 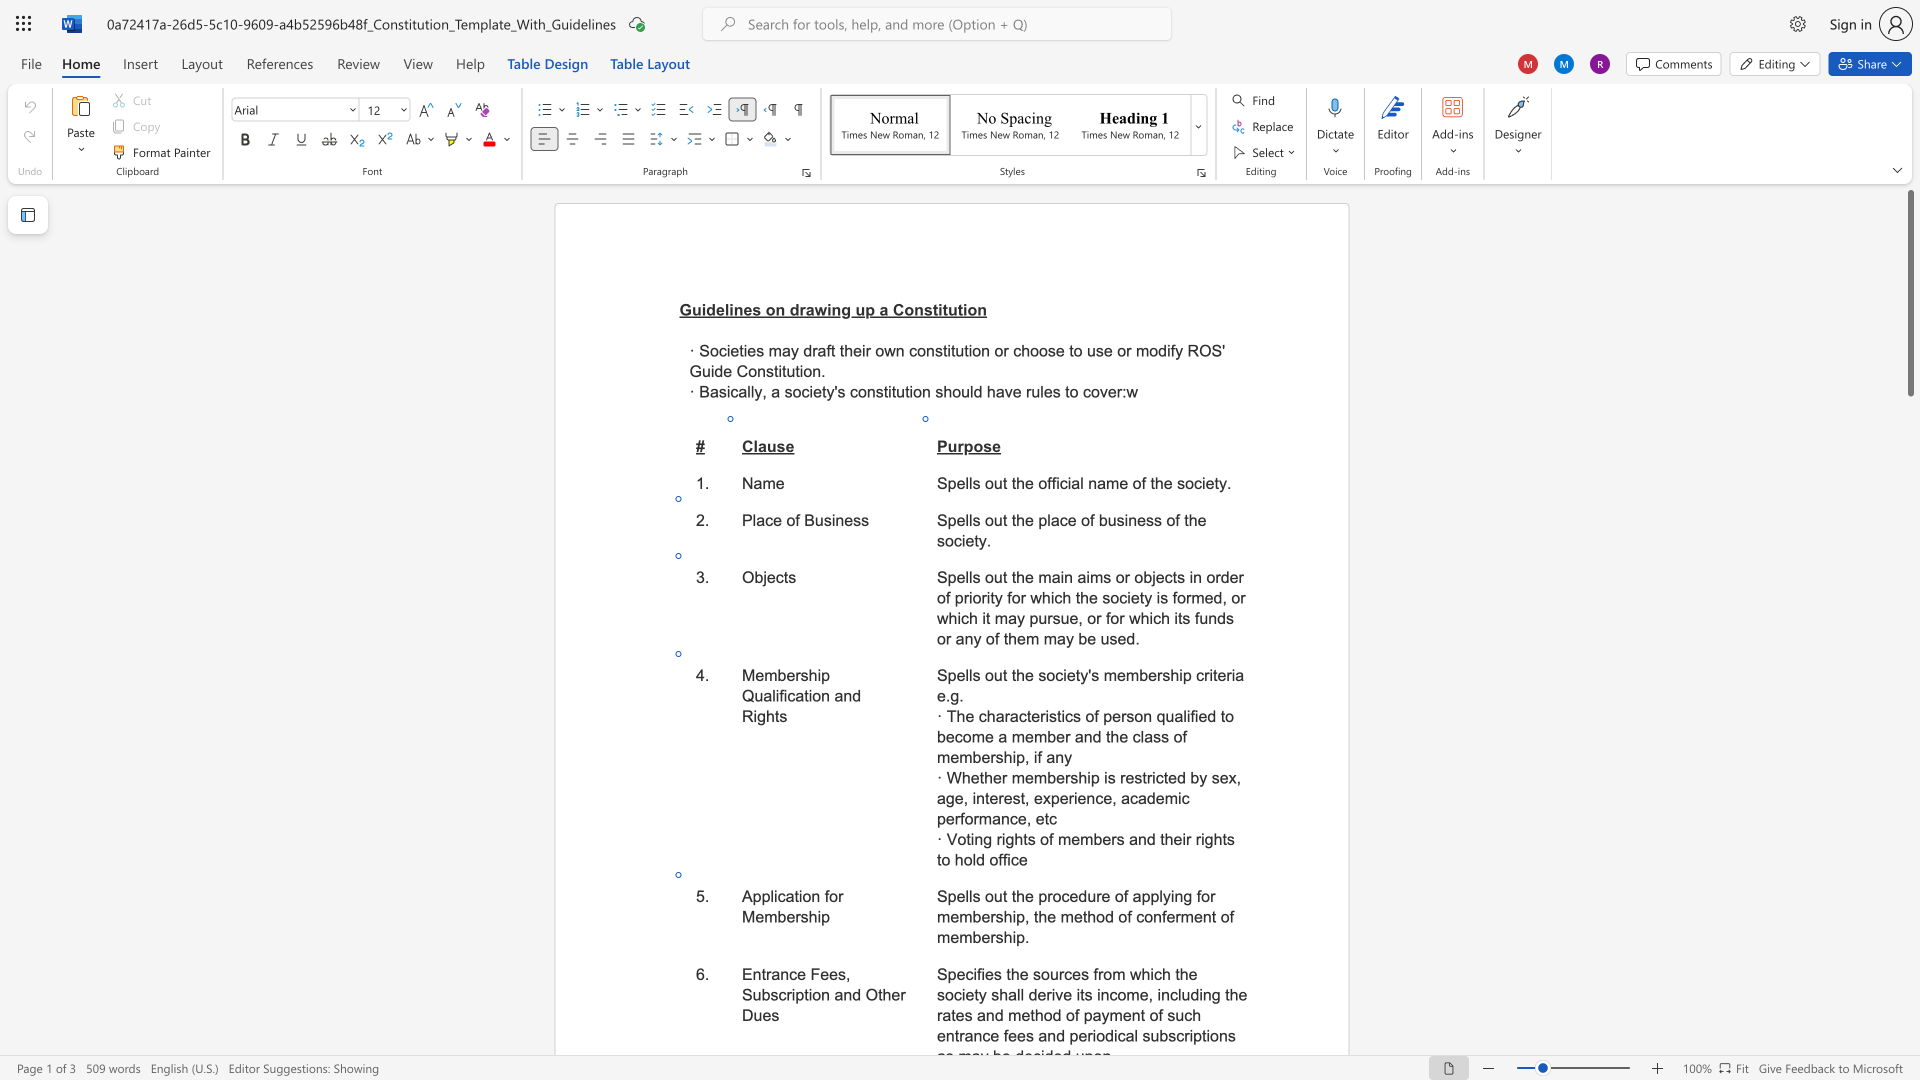 What do you see at coordinates (1163, 675) in the screenshot?
I see `the space between the continuous character "r" and "s" in the text` at bounding box center [1163, 675].